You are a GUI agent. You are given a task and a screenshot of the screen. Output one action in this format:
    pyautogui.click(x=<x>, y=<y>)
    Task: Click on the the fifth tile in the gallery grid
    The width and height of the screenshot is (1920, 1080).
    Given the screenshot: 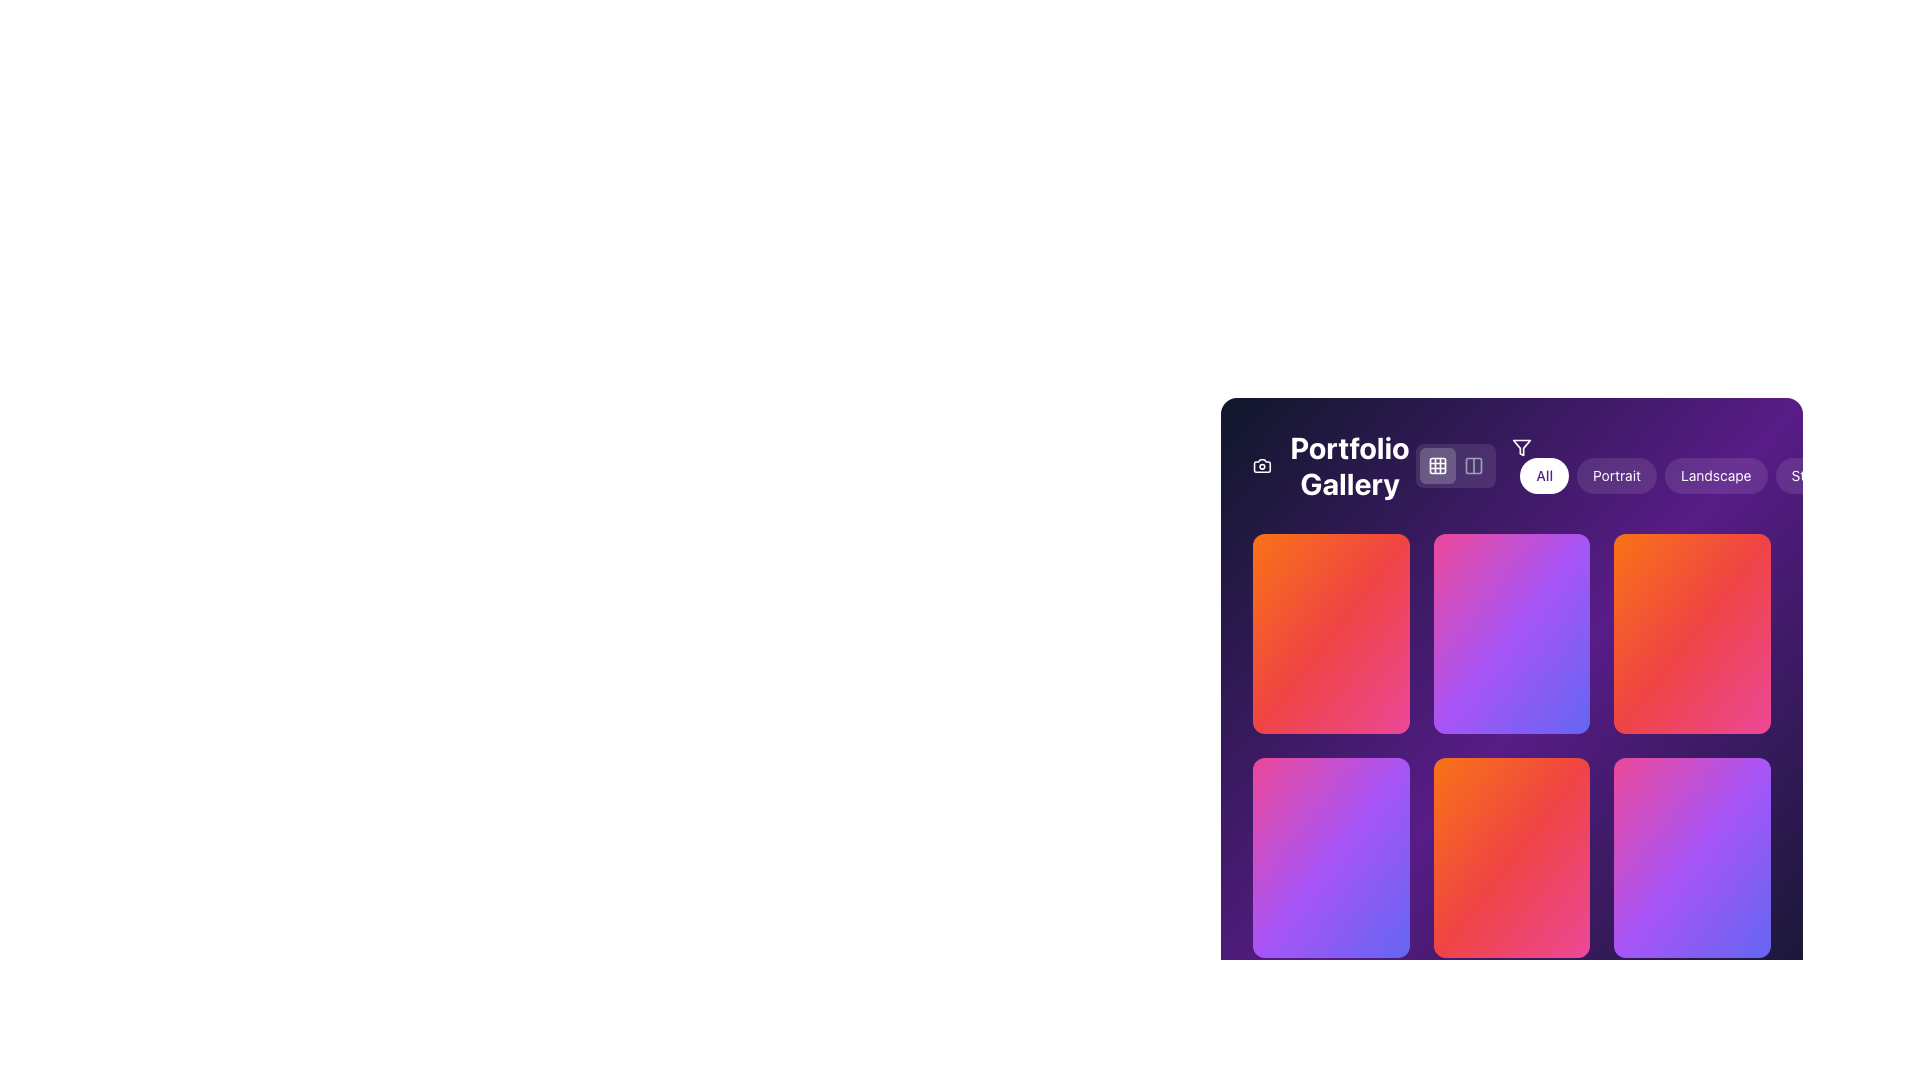 What is the action you would take?
    pyautogui.click(x=1512, y=745)
    